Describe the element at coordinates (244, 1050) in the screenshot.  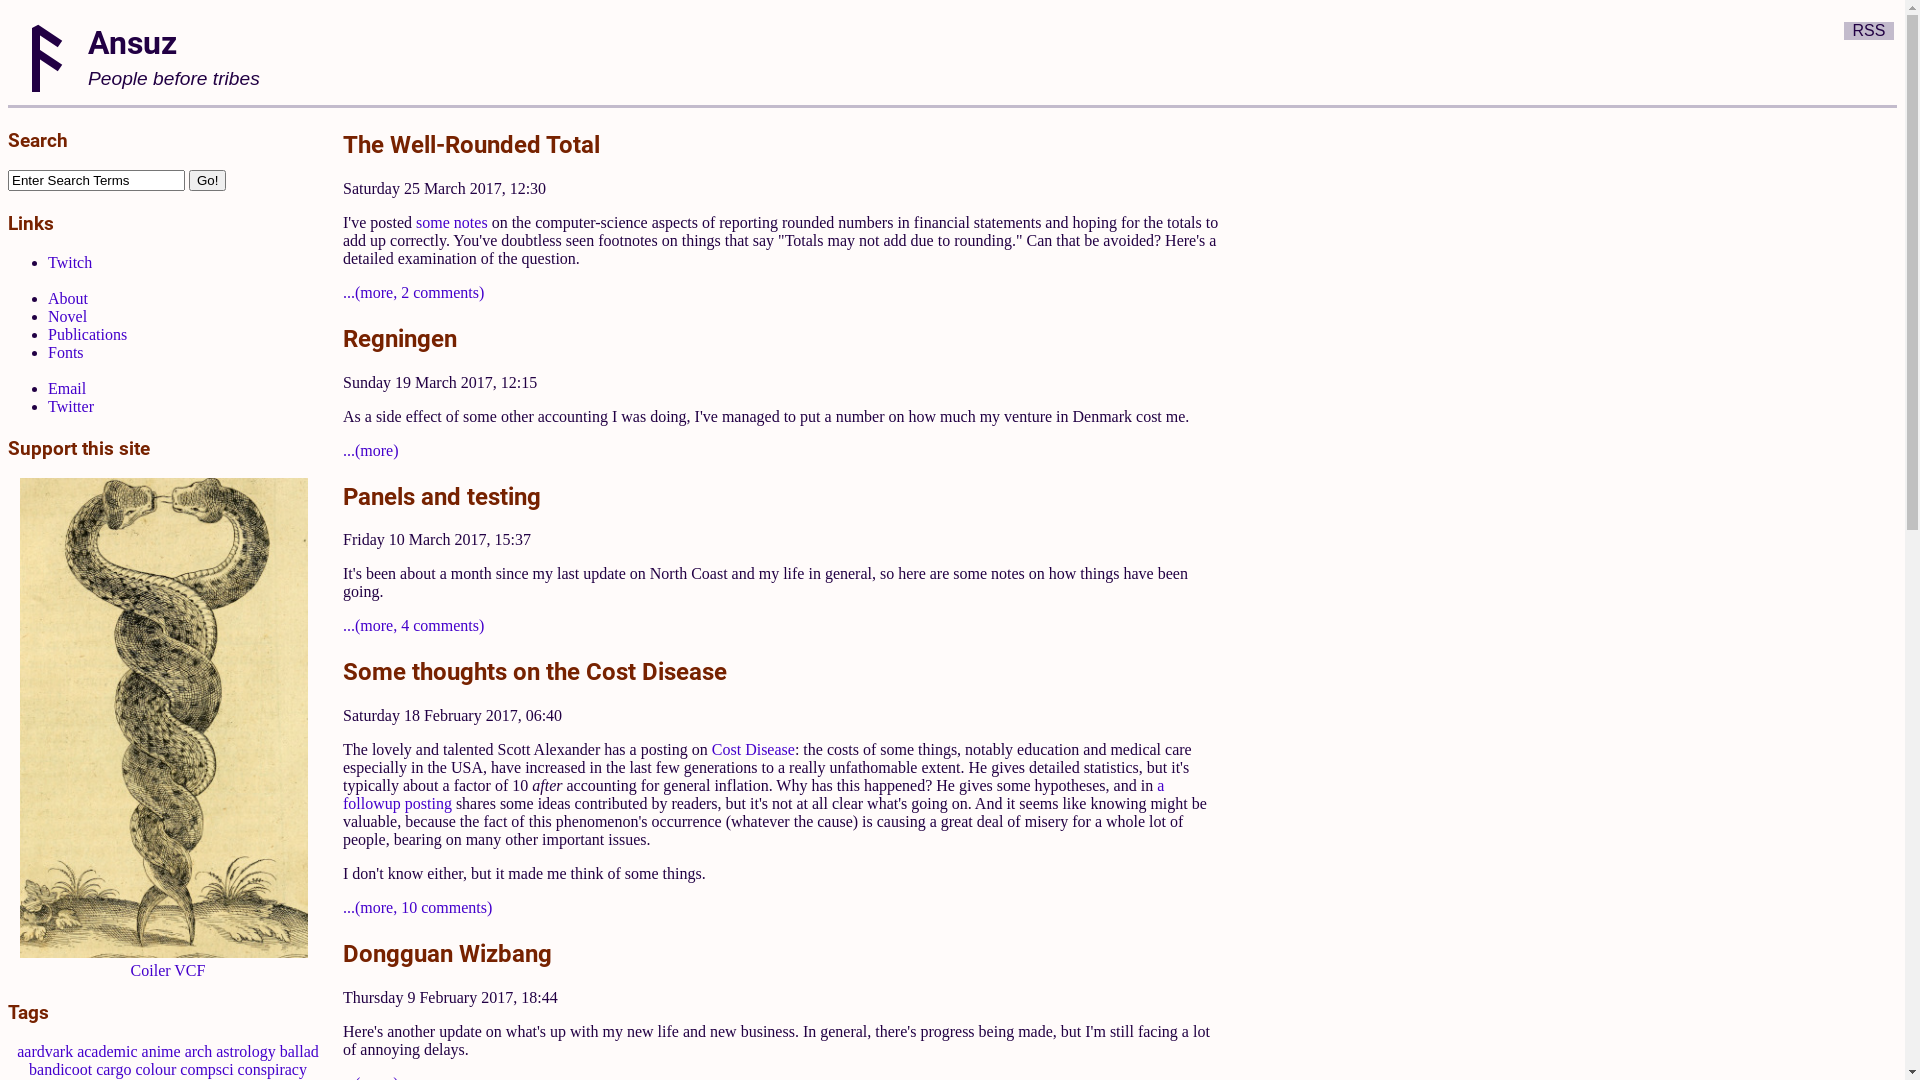
I see `'astrology'` at that location.